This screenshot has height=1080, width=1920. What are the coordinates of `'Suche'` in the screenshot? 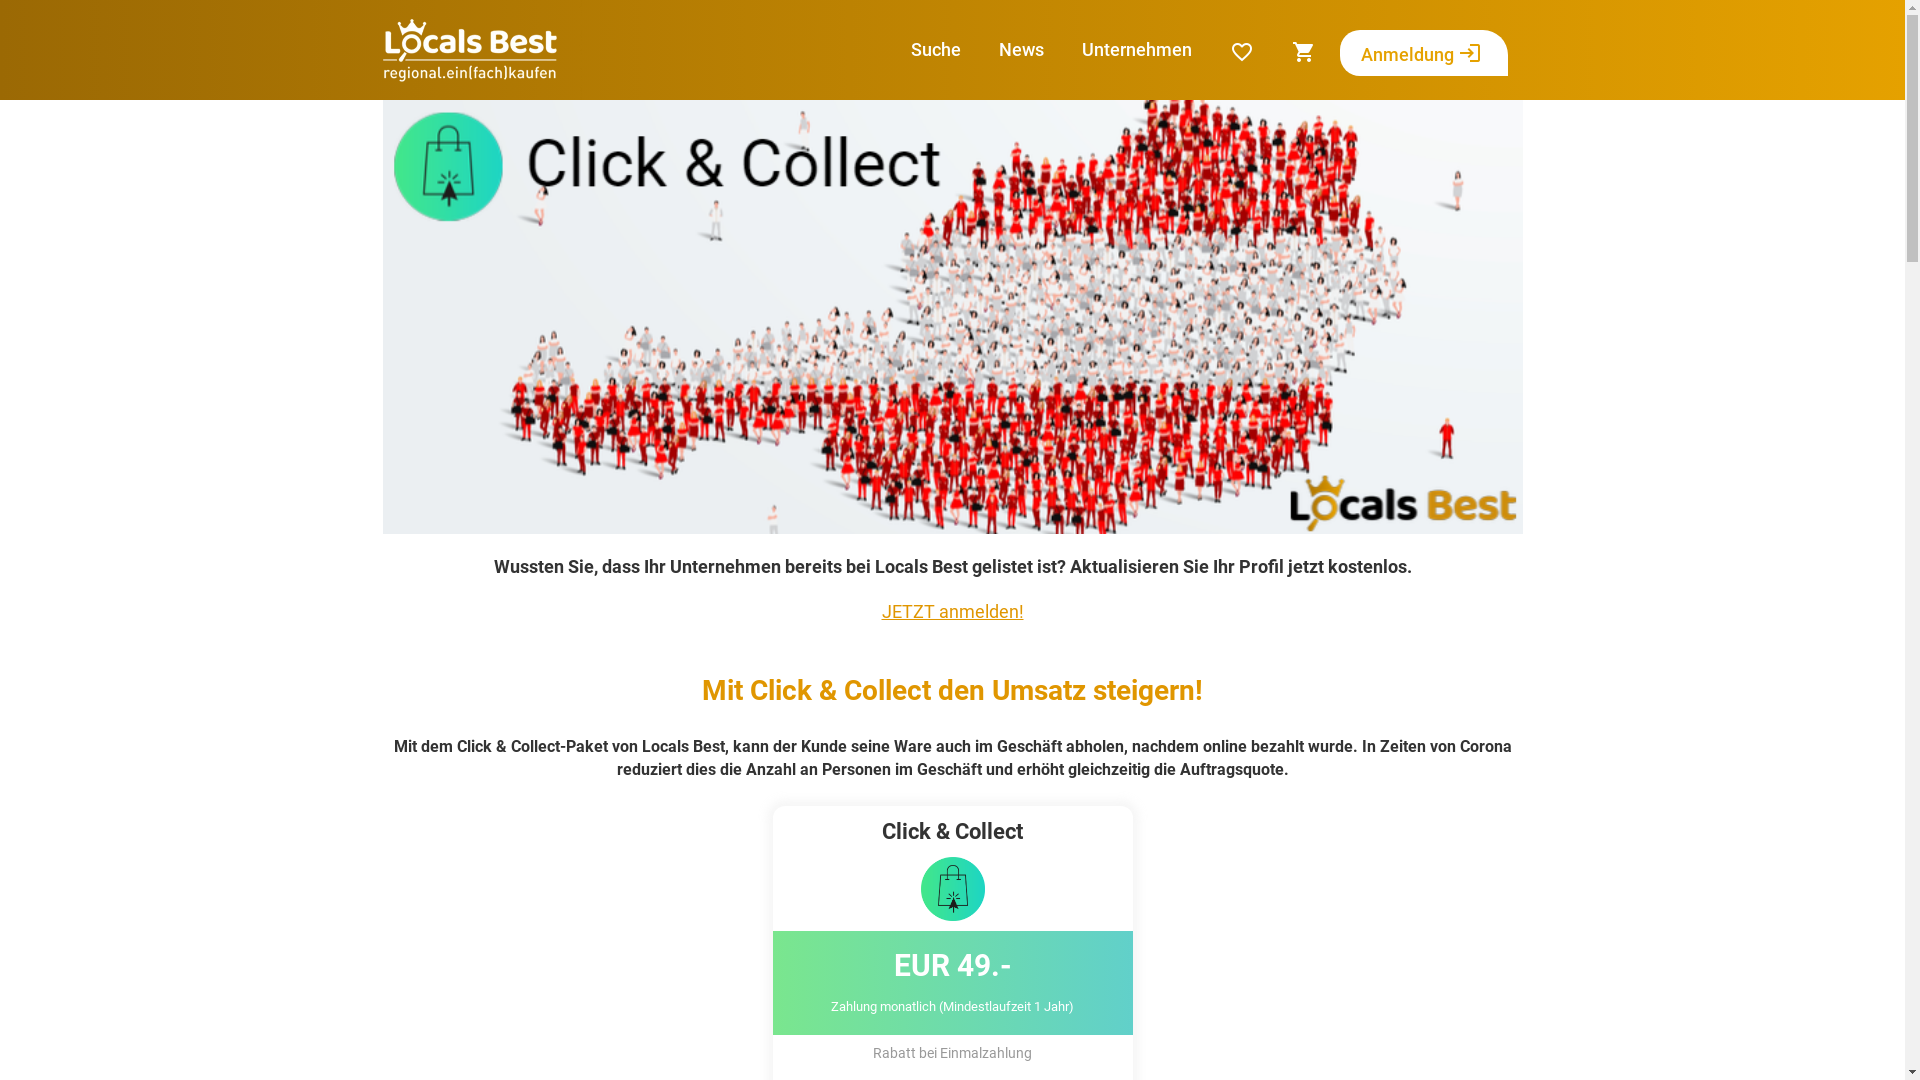 It's located at (939, 49).